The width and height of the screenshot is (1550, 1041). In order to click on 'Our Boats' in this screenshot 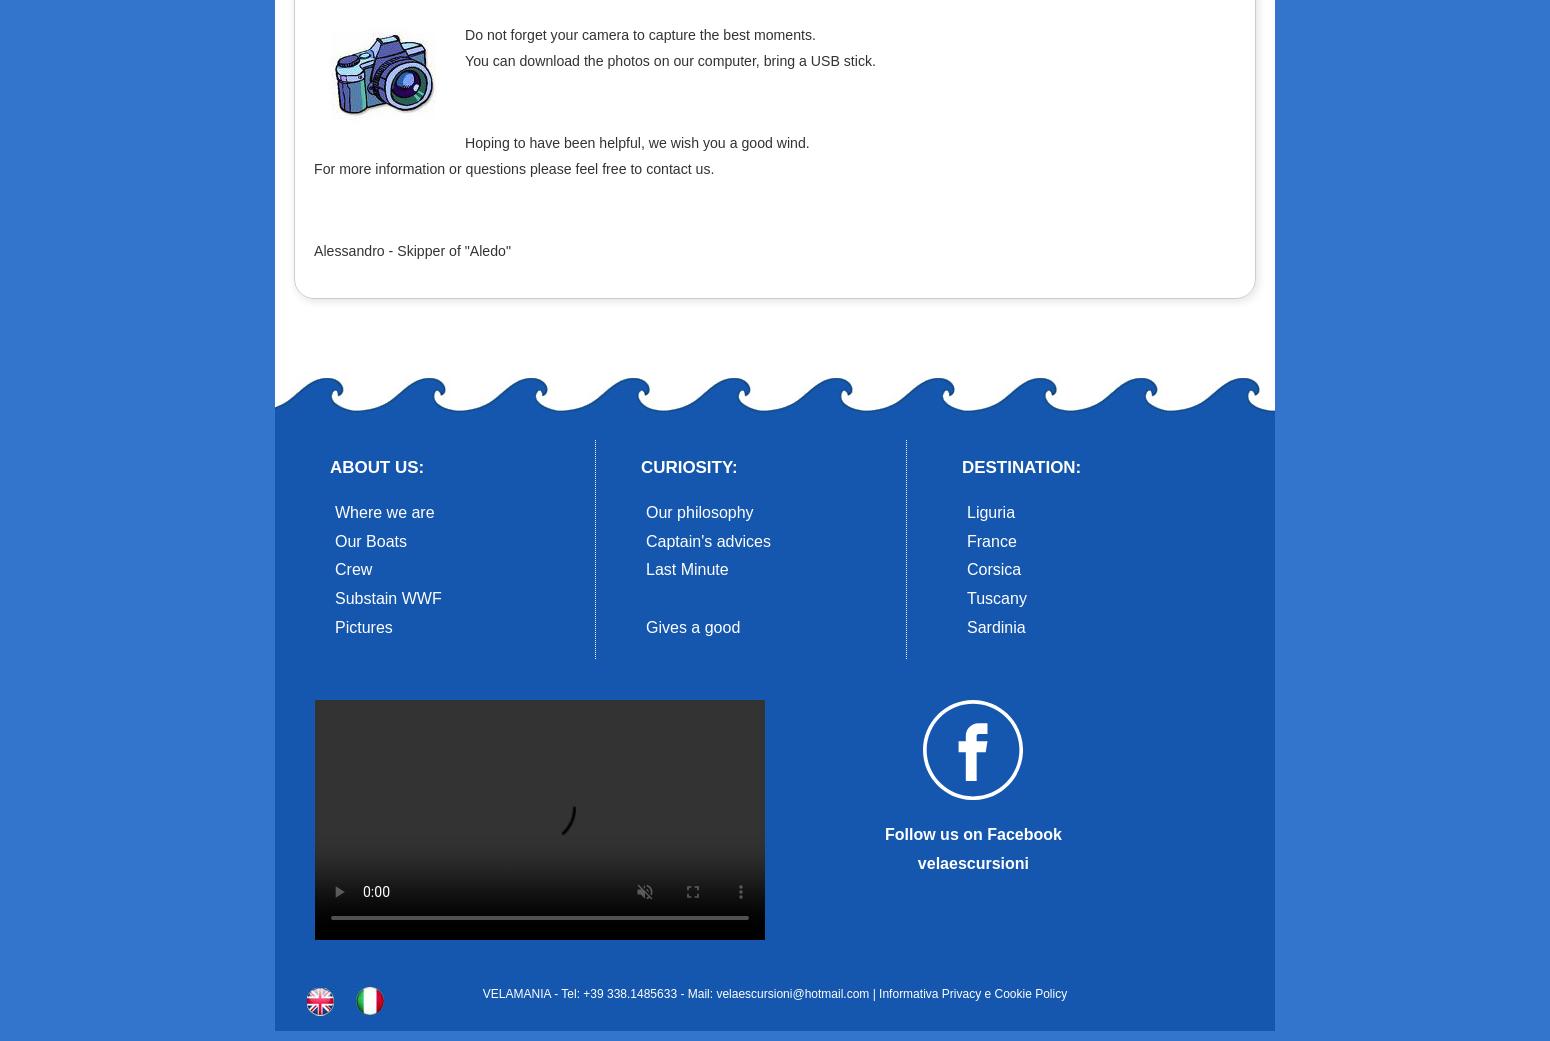, I will do `click(370, 540)`.